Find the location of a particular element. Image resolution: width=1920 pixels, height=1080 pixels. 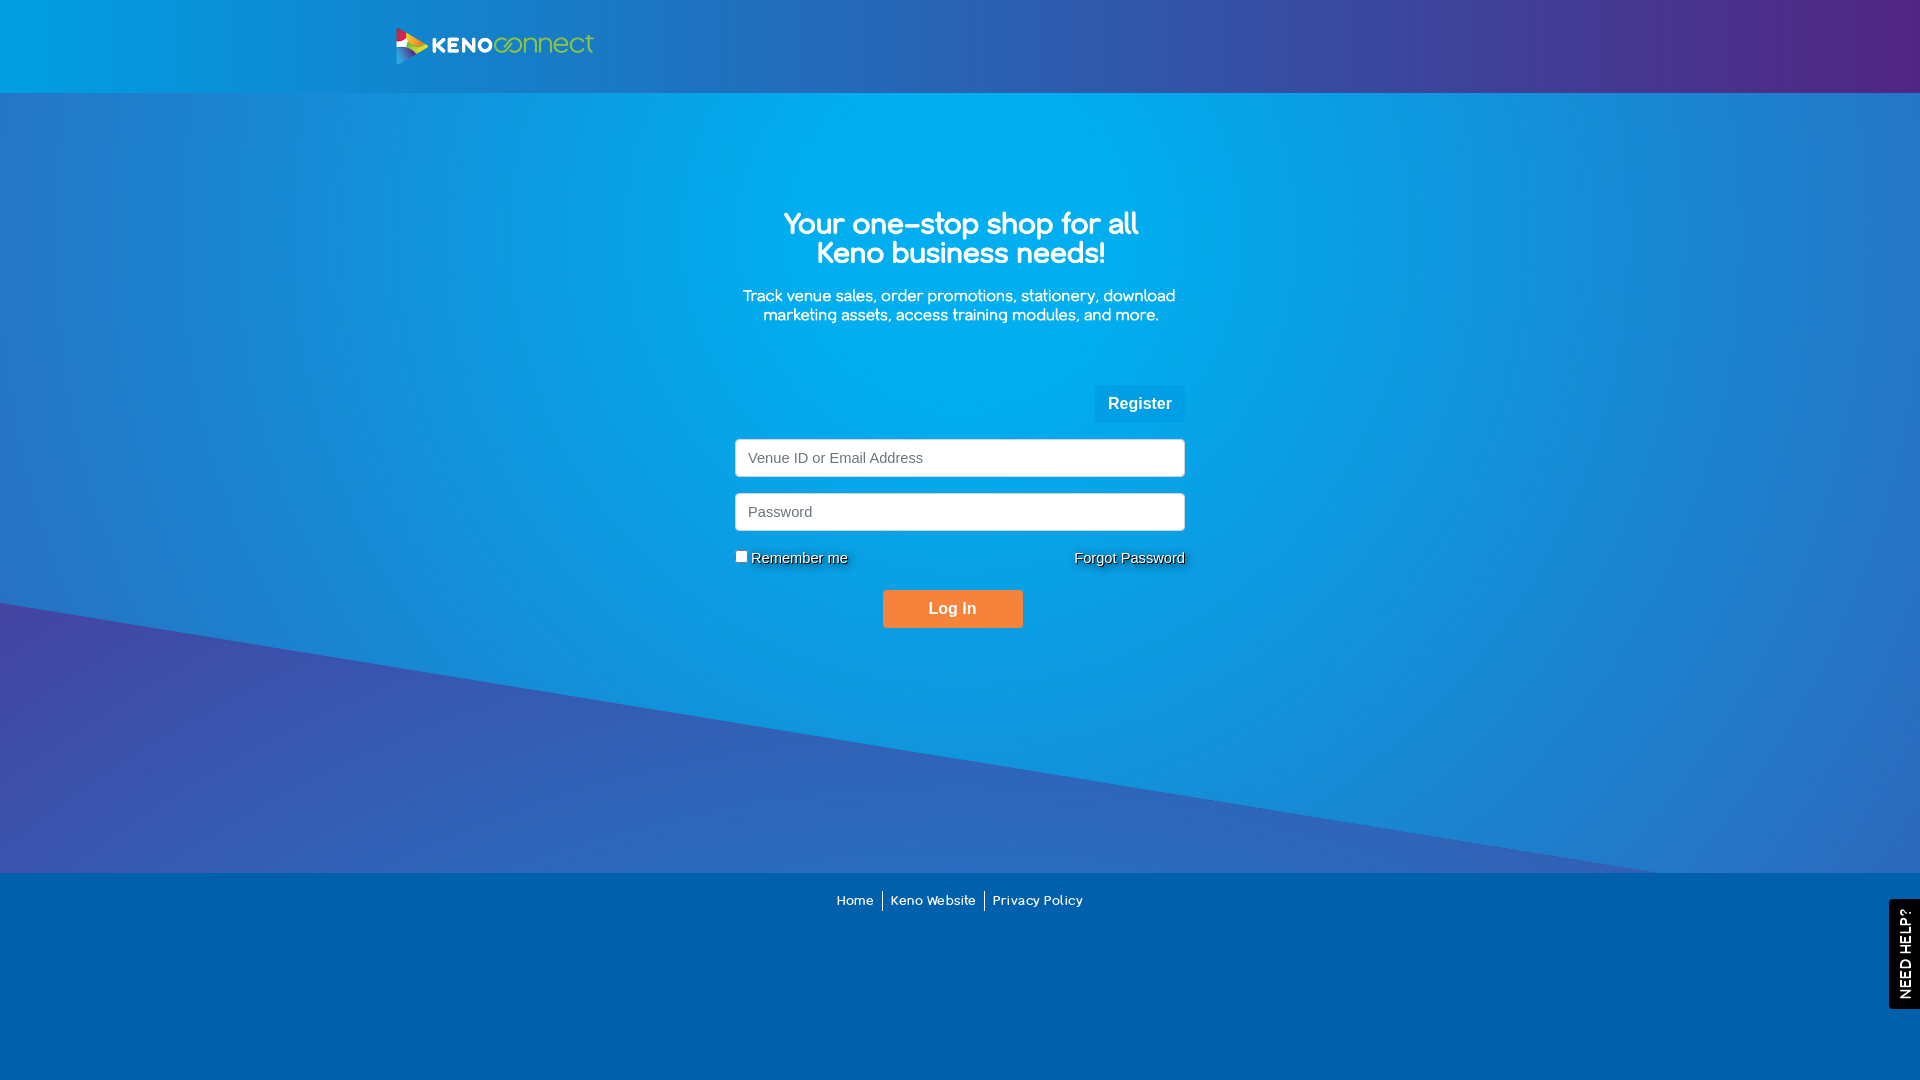

'Keno Website' is located at coordinates (932, 900).